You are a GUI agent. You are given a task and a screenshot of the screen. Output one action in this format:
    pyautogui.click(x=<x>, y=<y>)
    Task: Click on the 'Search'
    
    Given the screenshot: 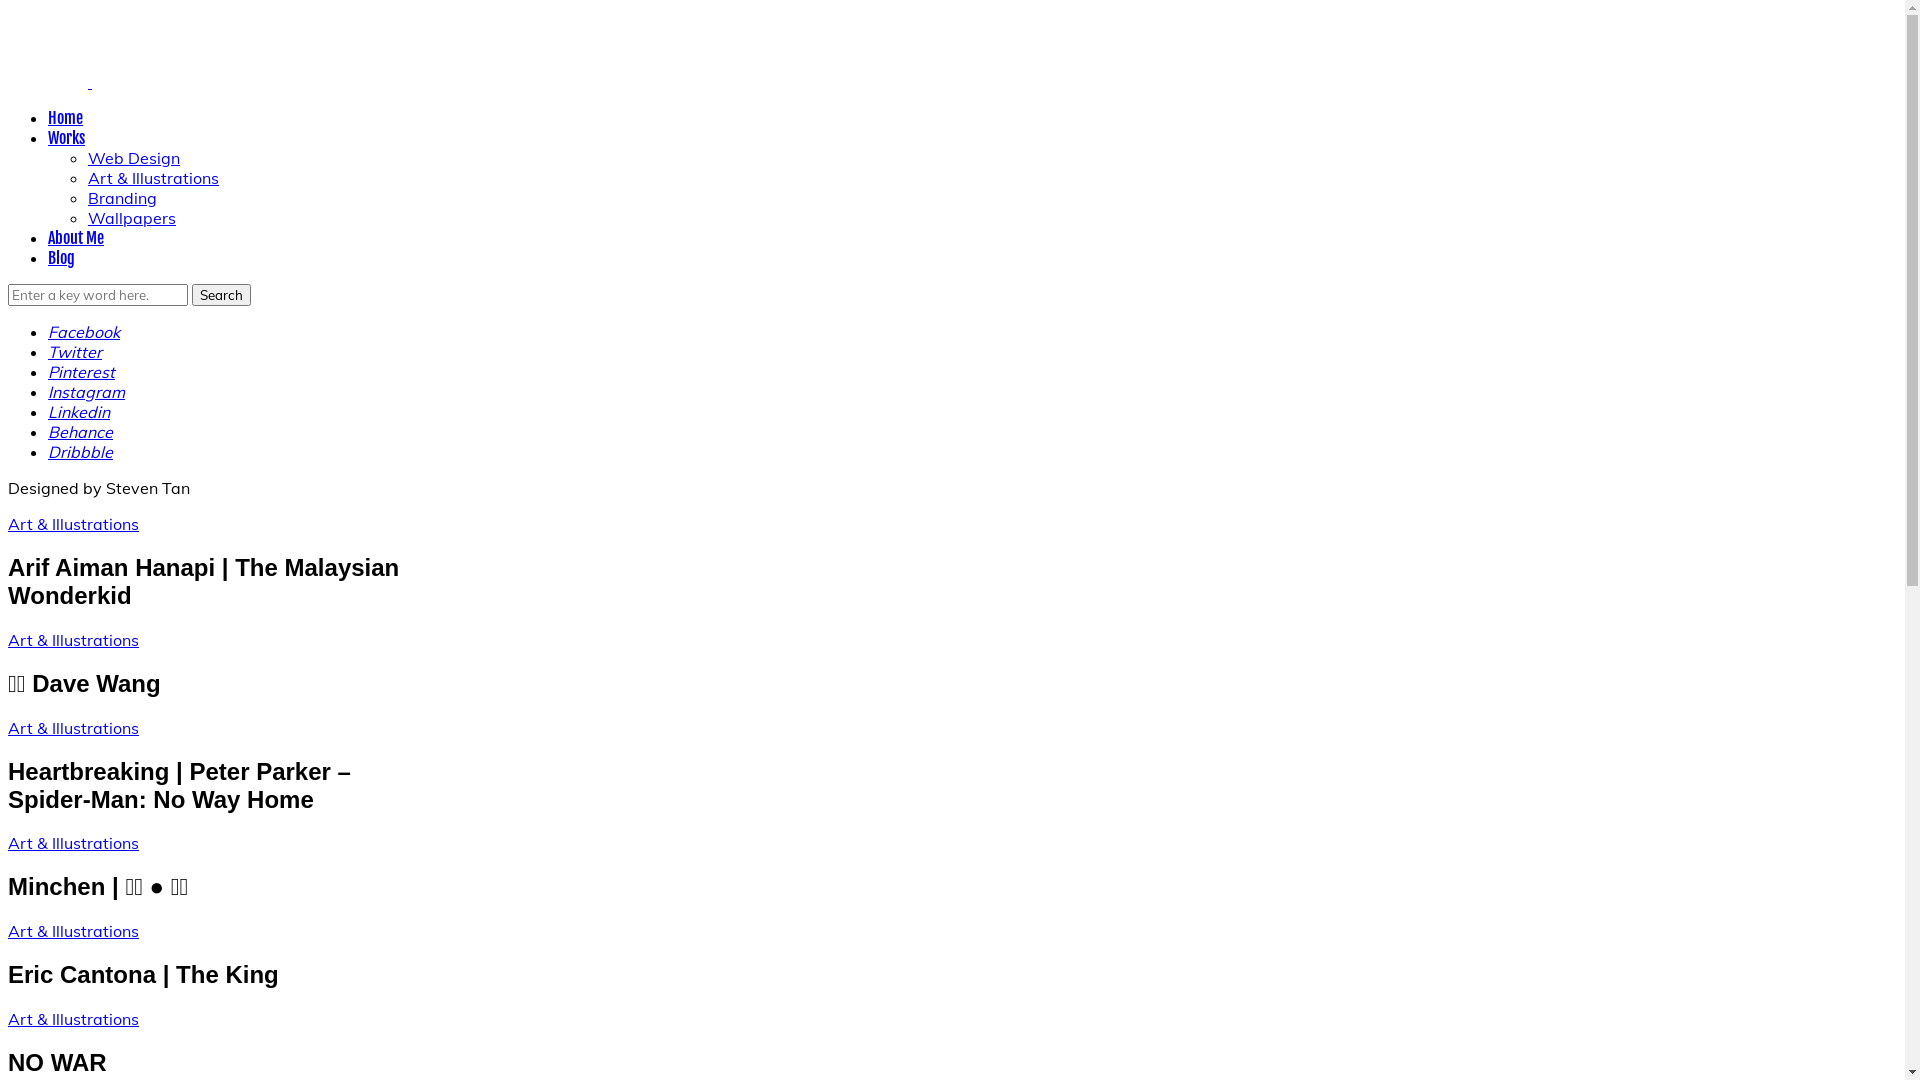 What is the action you would take?
    pyautogui.click(x=221, y=294)
    